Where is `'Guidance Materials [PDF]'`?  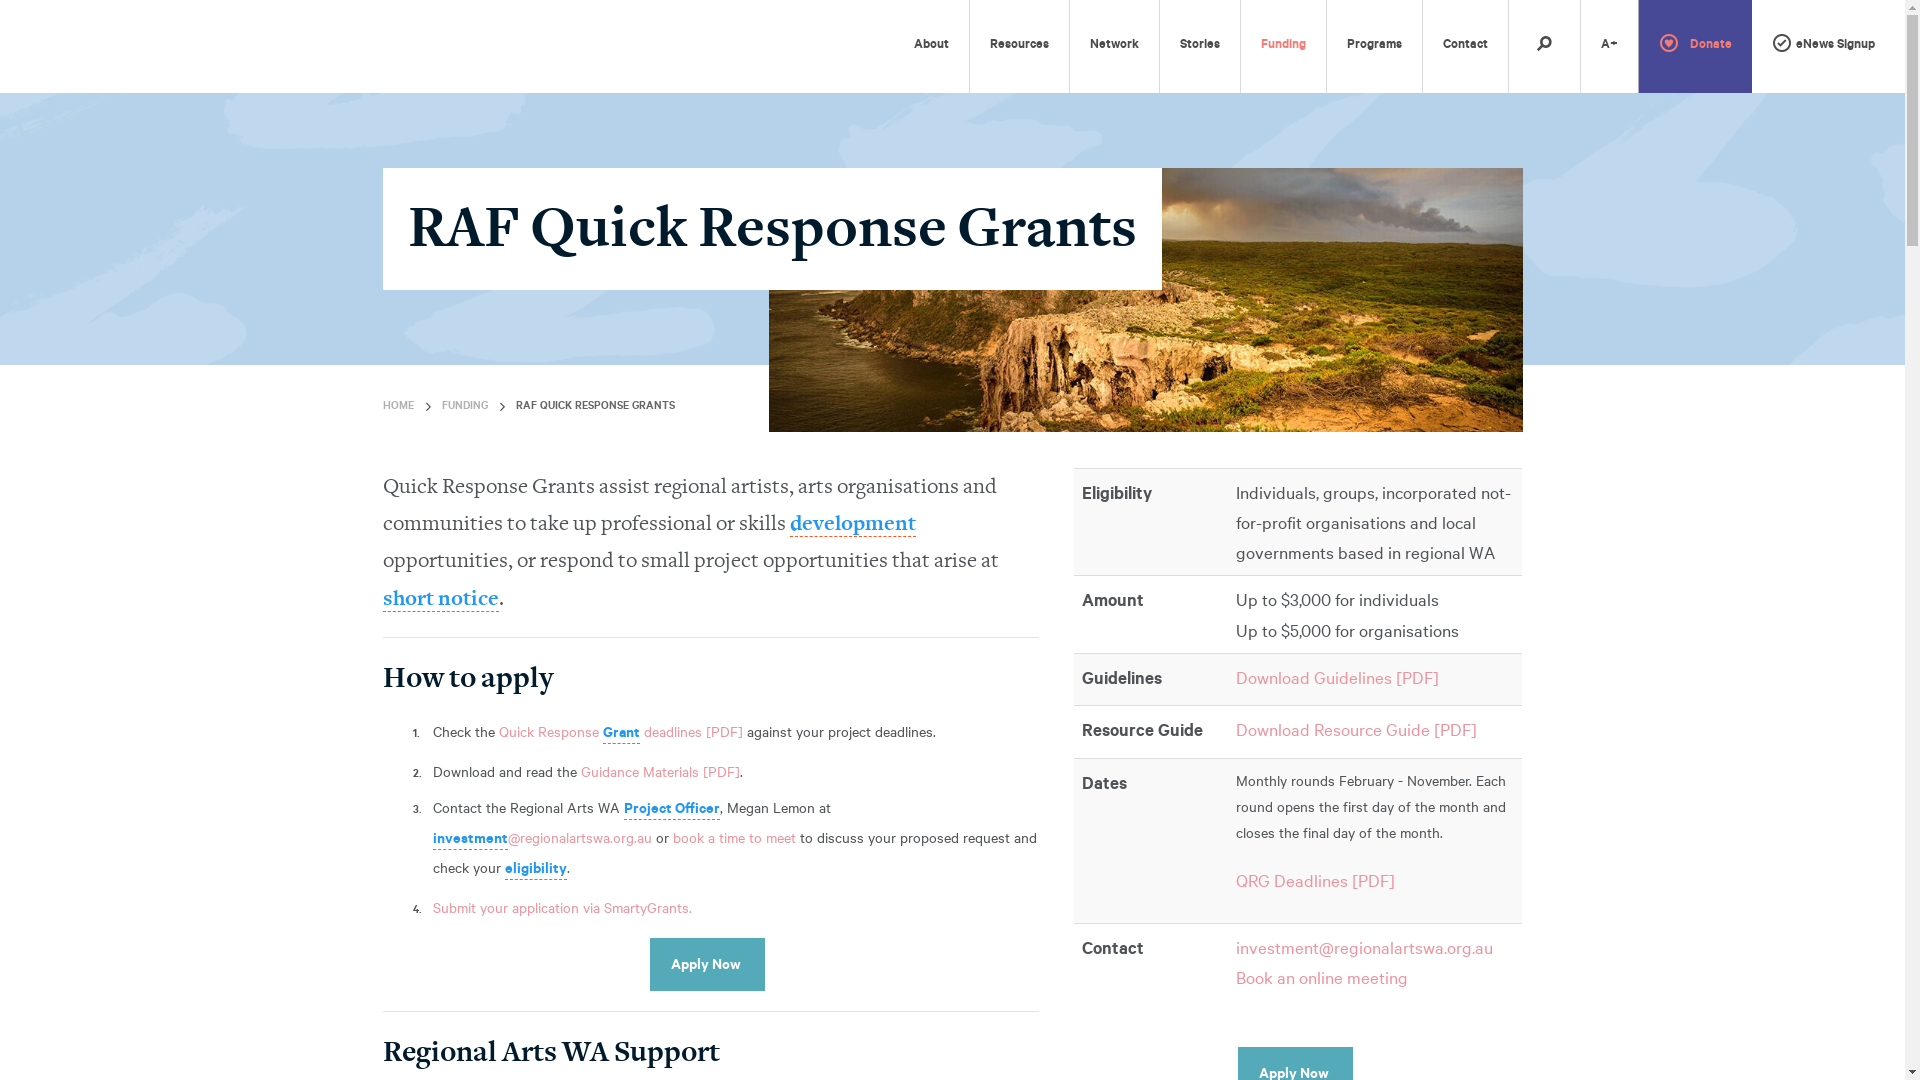 'Guidance Materials [PDF]' is located at coordinates (659, 770).